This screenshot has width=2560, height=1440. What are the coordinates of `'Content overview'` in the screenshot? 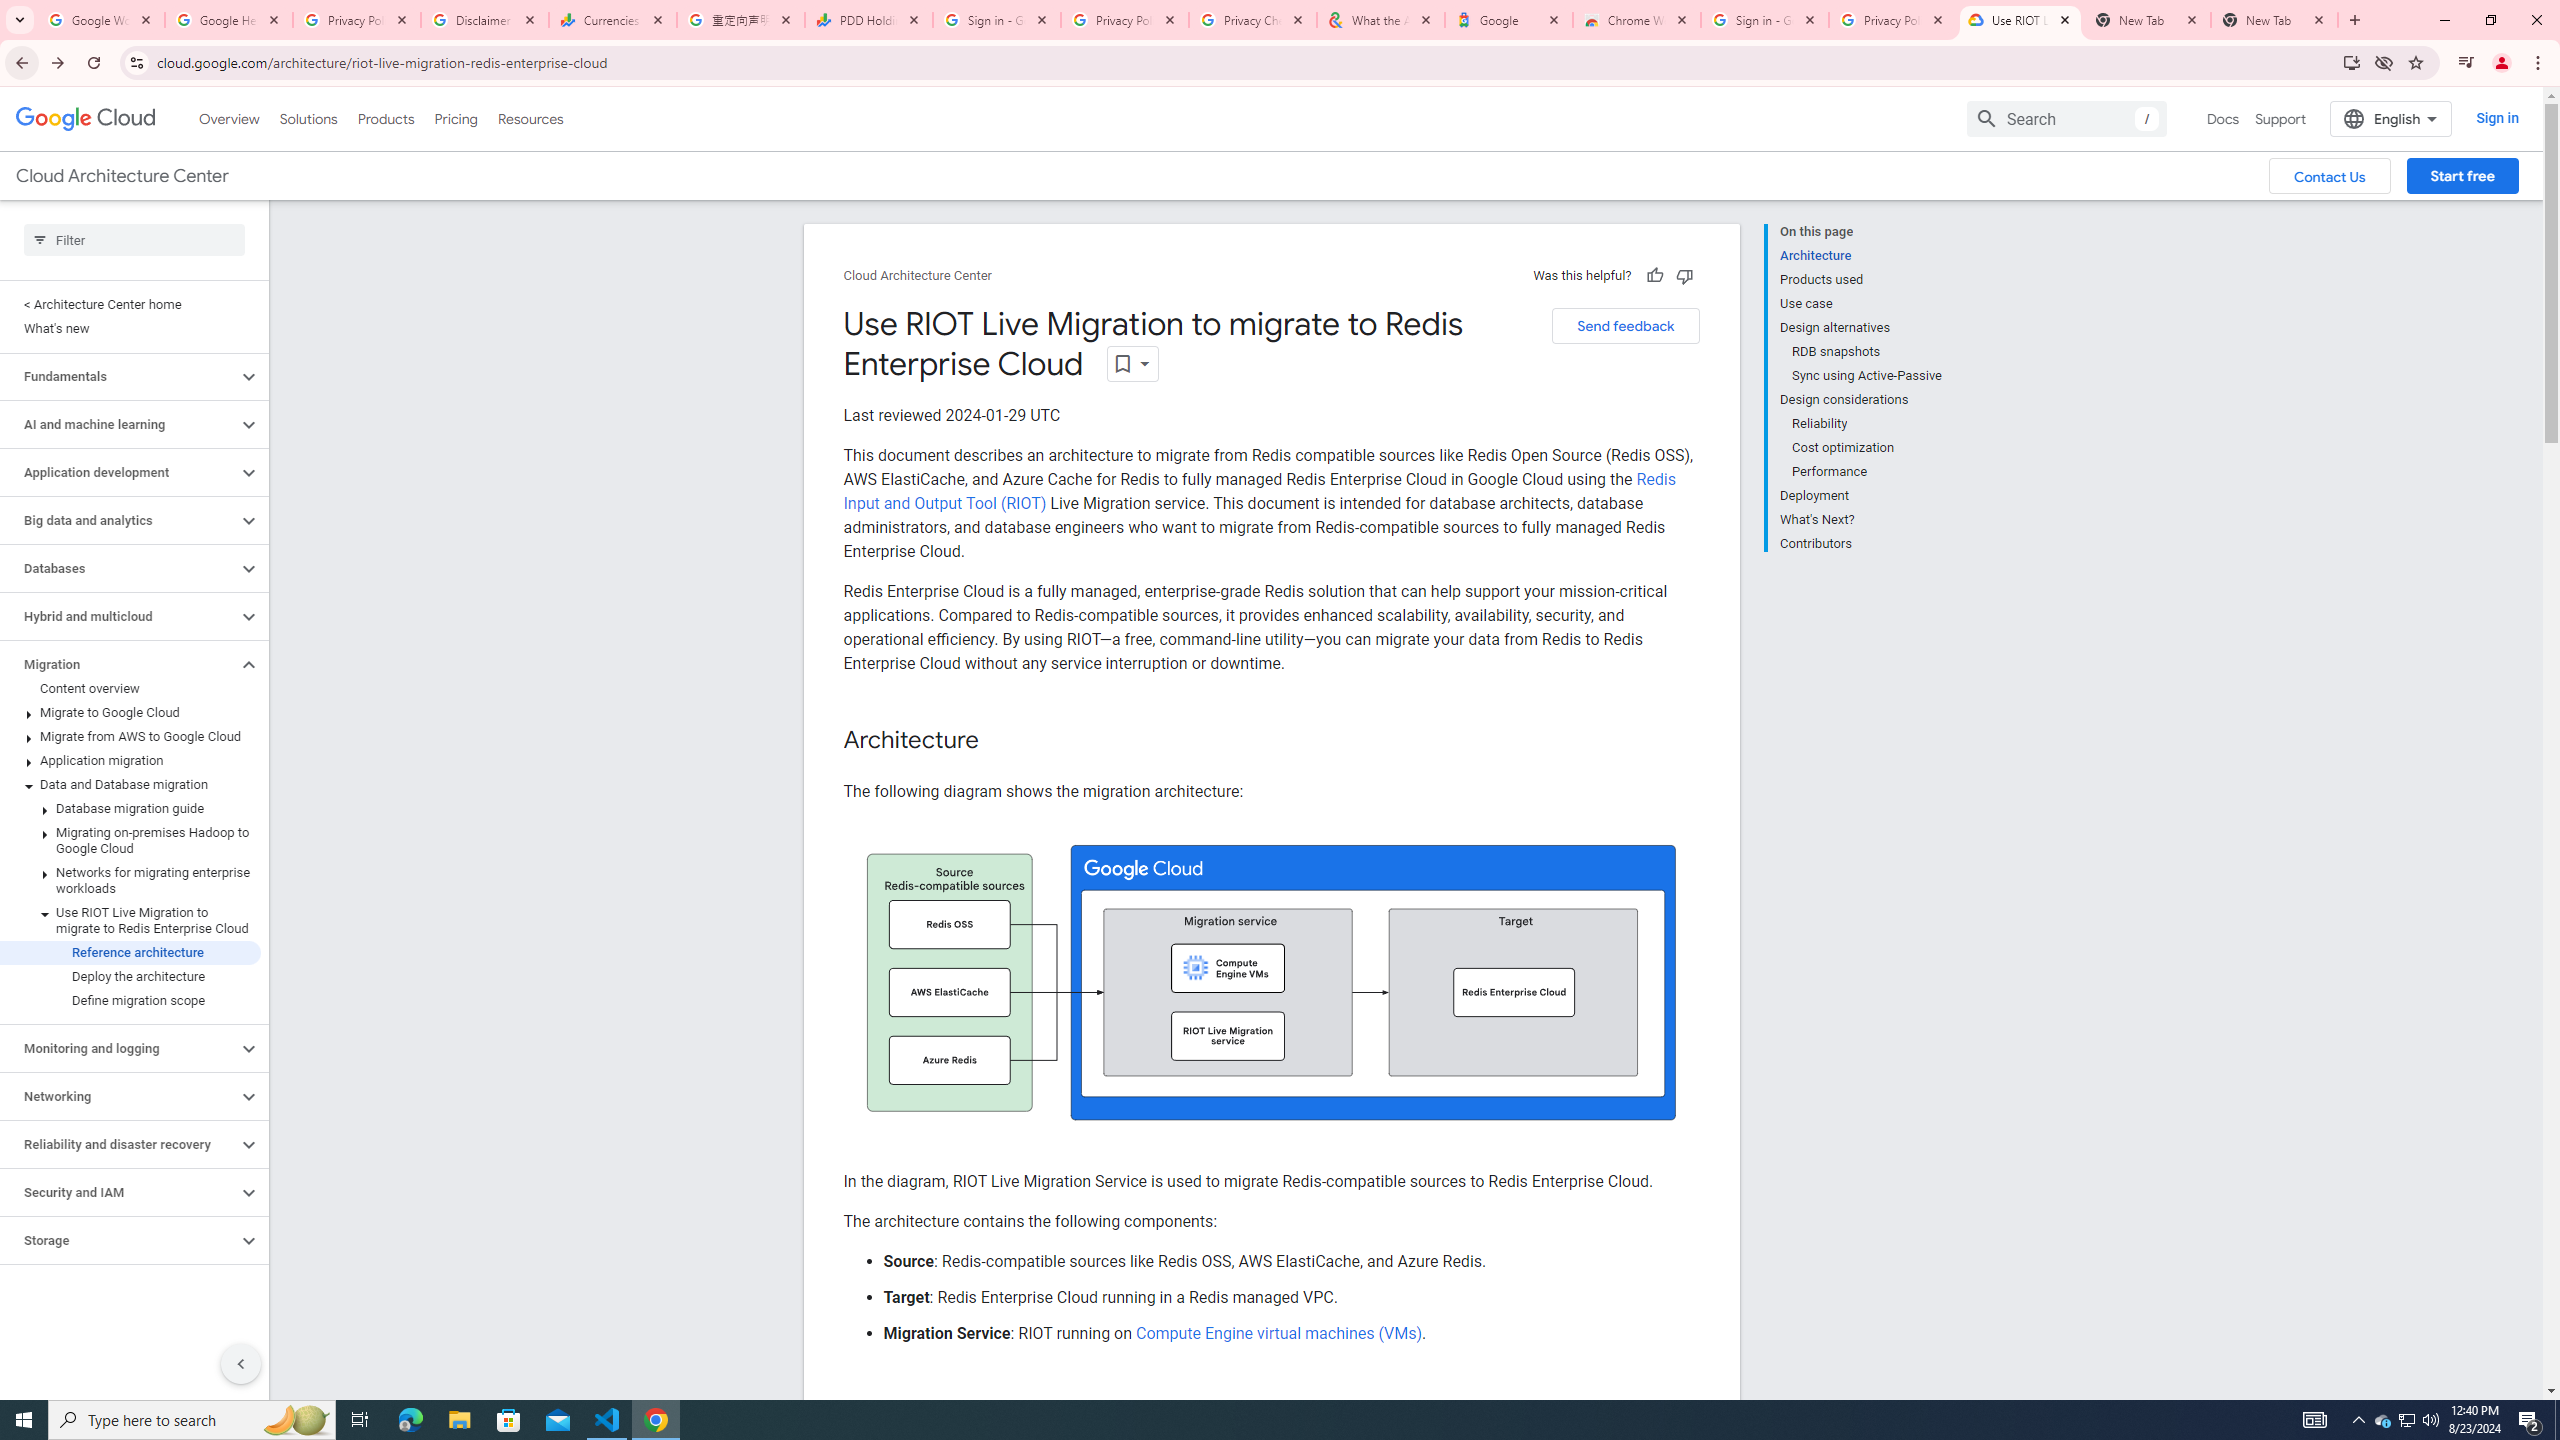 It's located at (130, 689).